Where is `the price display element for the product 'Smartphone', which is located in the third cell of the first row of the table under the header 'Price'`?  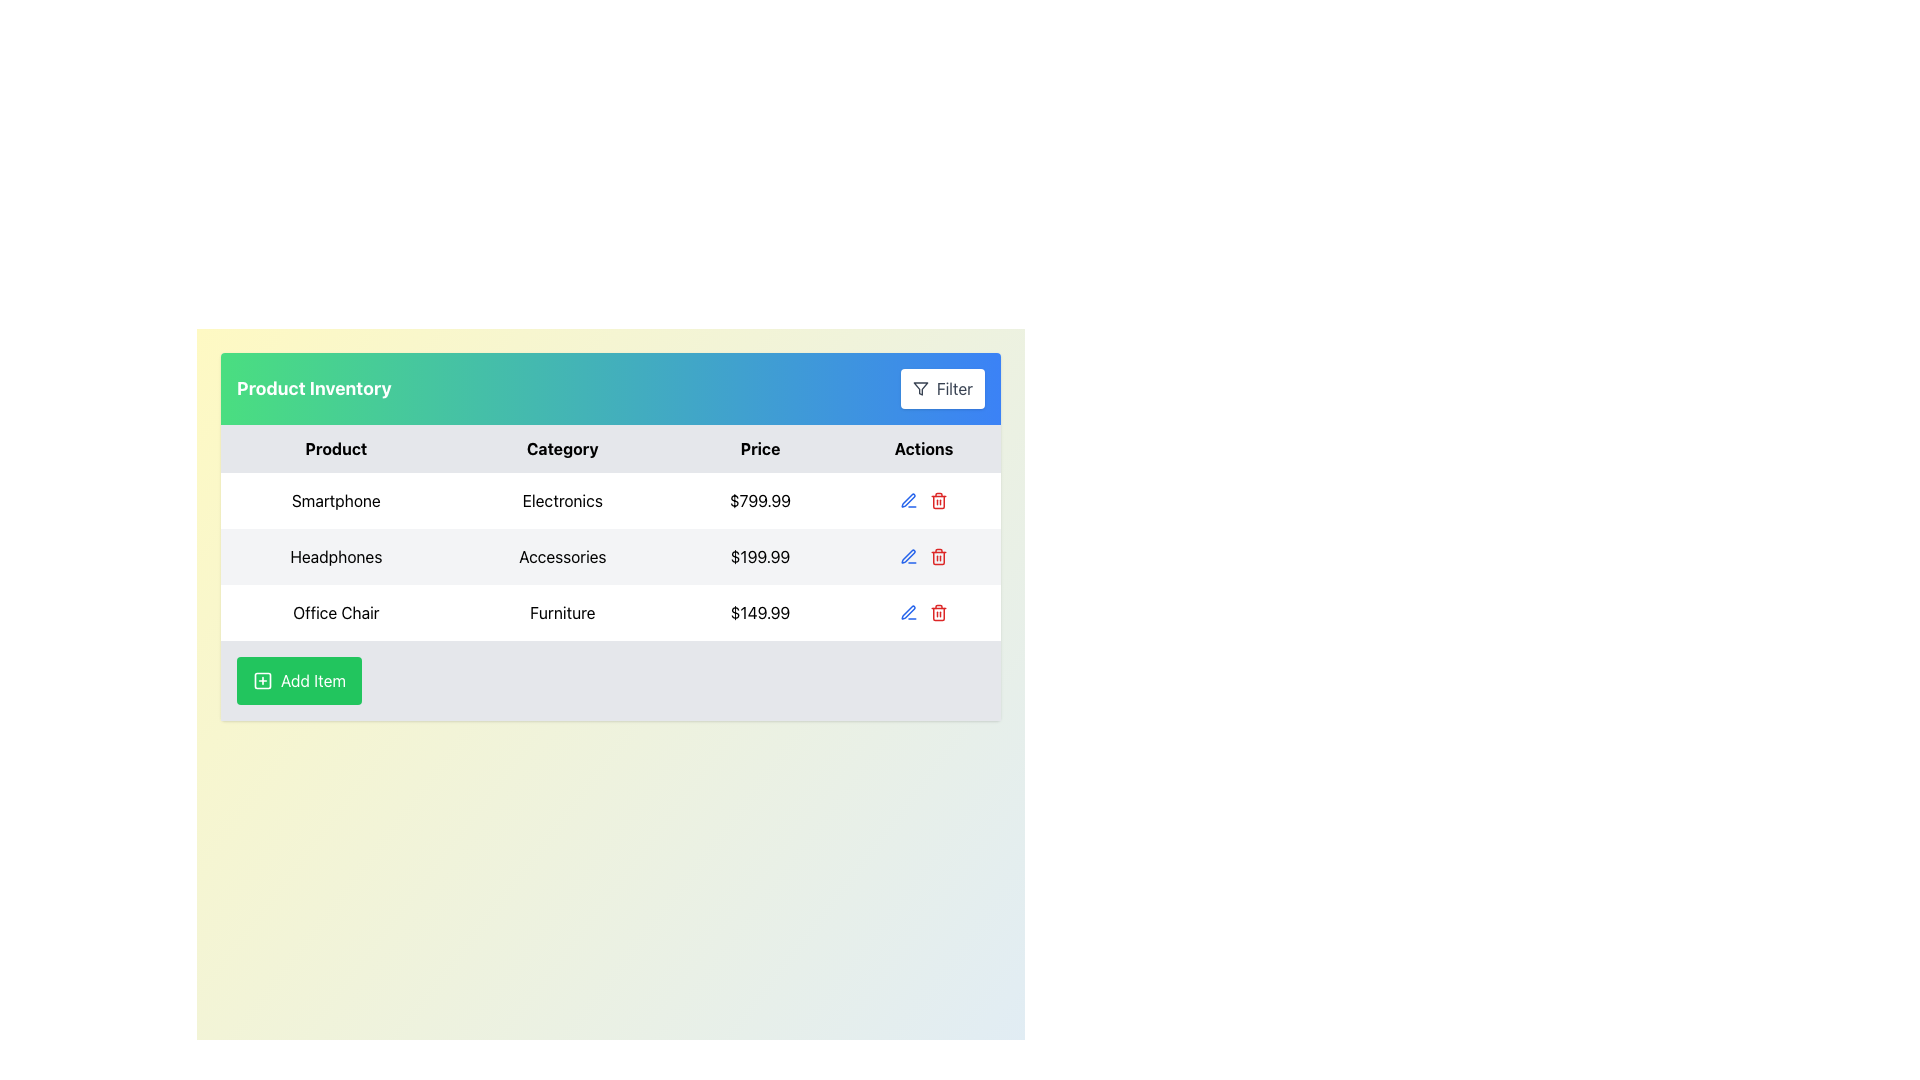
the price display element for the product 'Smartphone', which is located in the third cell of the first row of the table under the header 'Price' is located at coordinates (759, 500).